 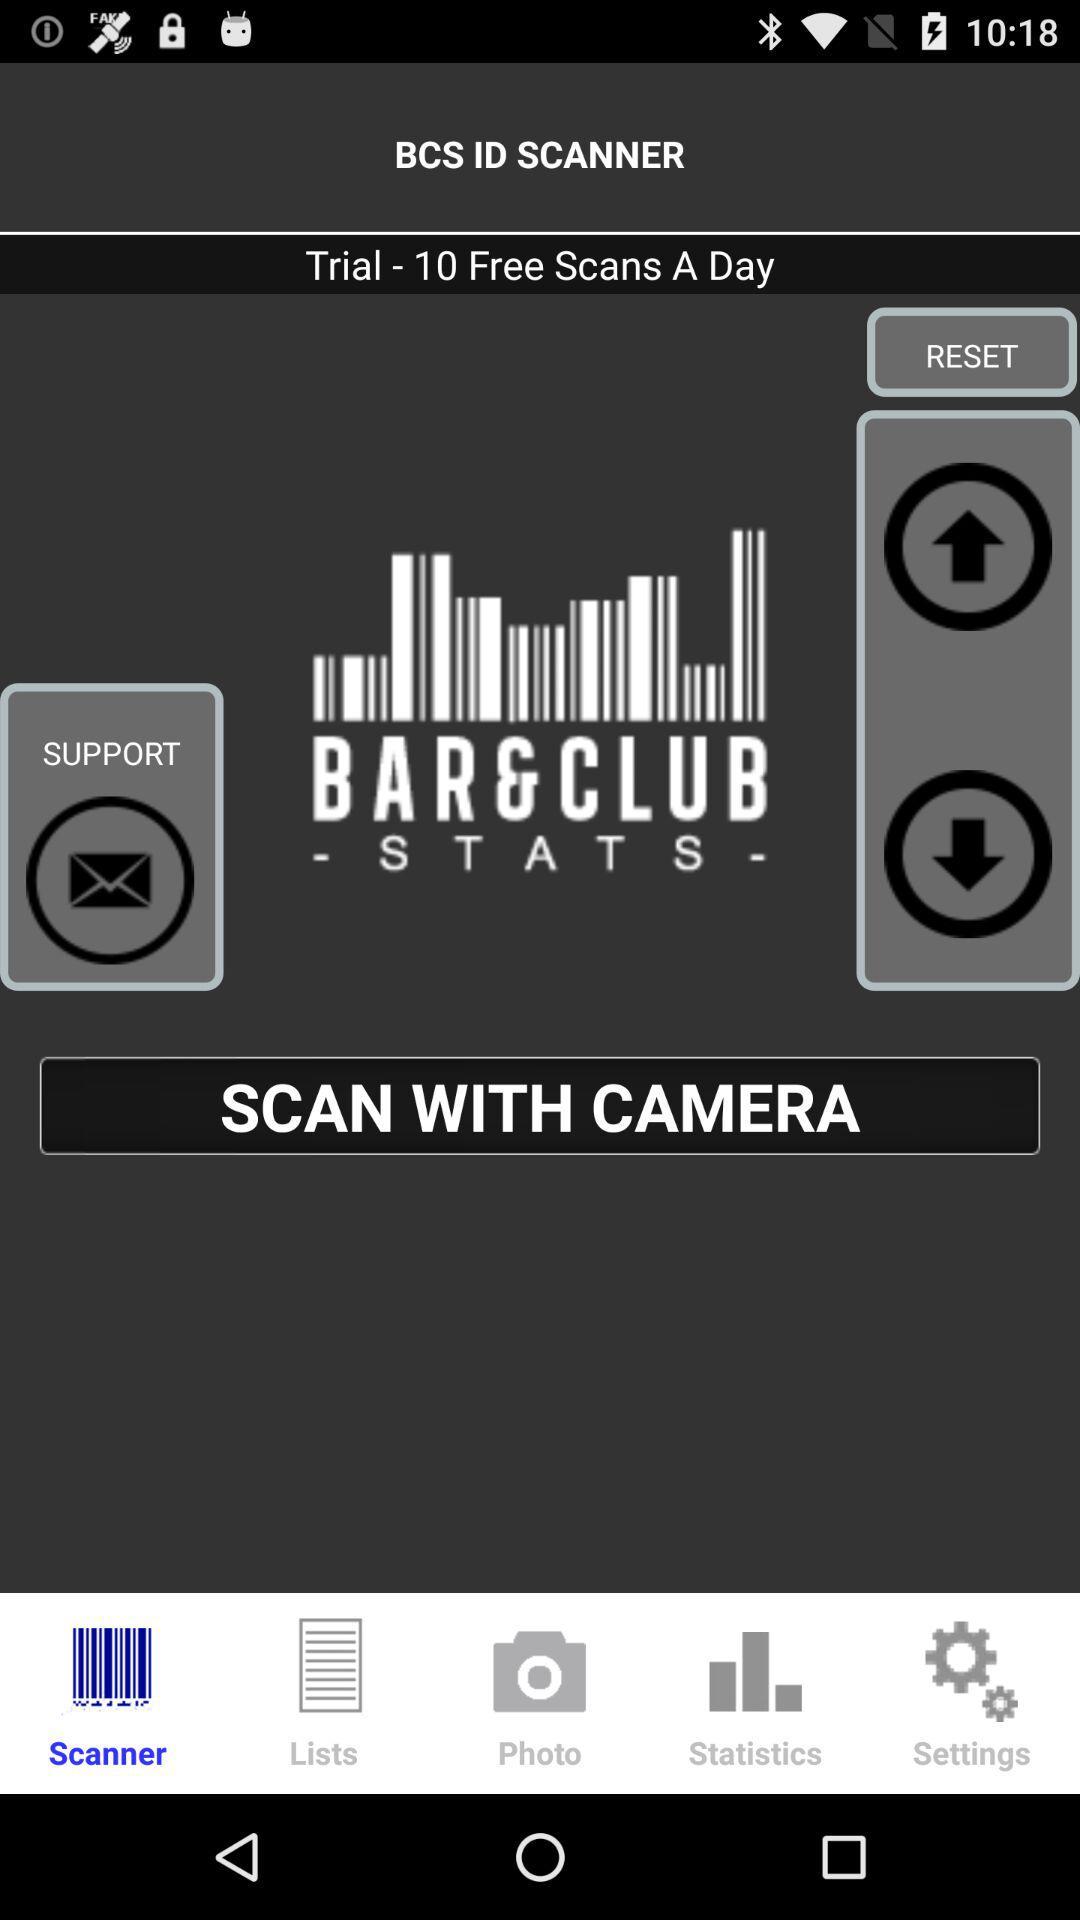 What do you see at coordinates (967, 584) in the screenshot?
I see `the arrow_upward icon` at bounding box center [967, 584].